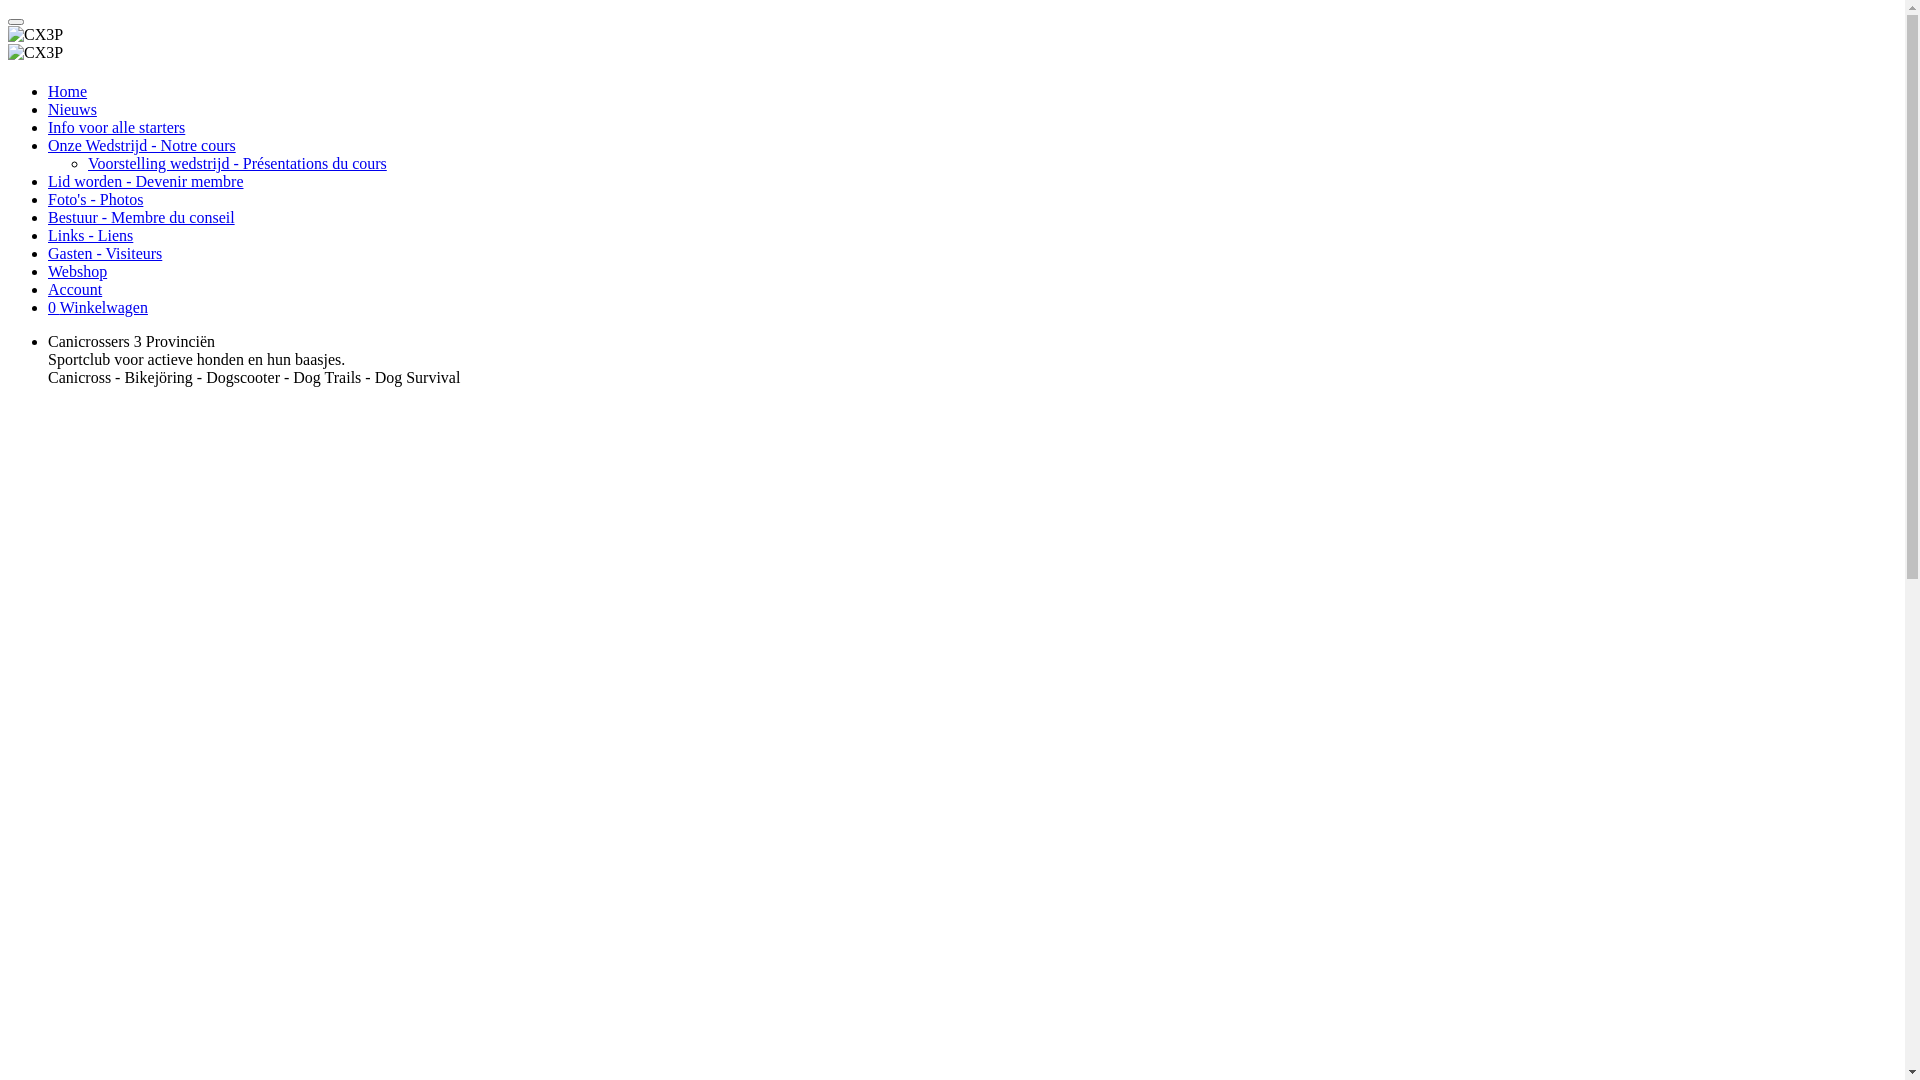  What do you see at coordinates (8, 52) in the screenshot?
I see `'CX3P'` at bounding box center [8, 52].